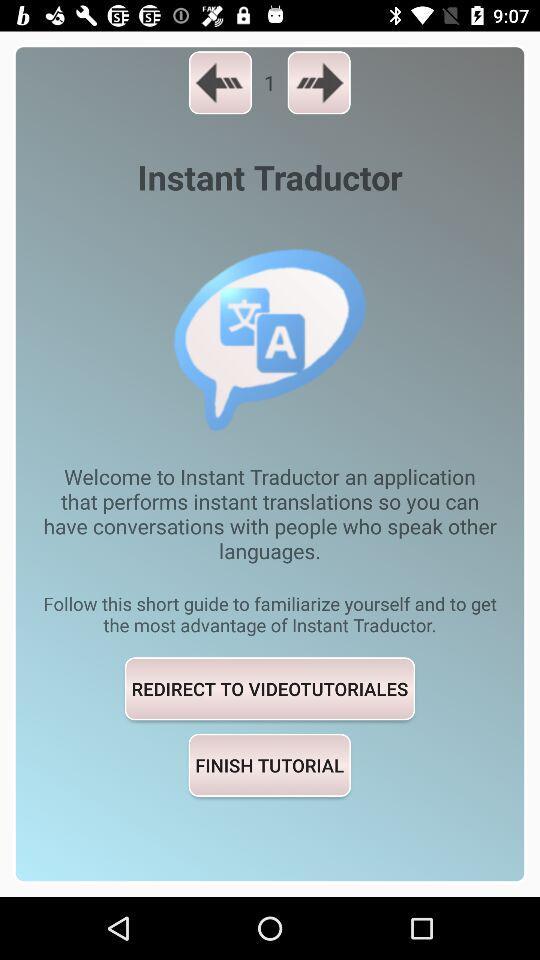  Describe the element at coordinates (319, 82) in the screenshot. I see `the item next to the  1  icon` at that location.